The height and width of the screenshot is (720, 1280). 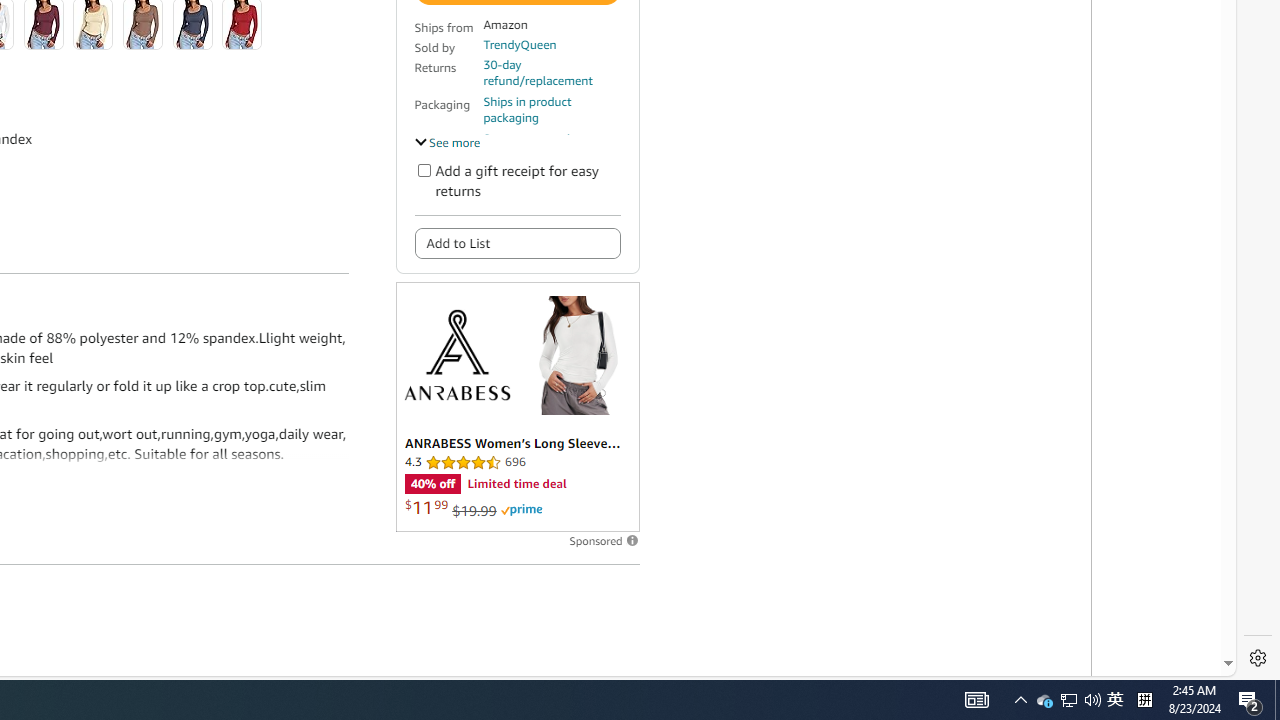 I want to click on '30-day refund/replacement', so click(x=551, y=72).